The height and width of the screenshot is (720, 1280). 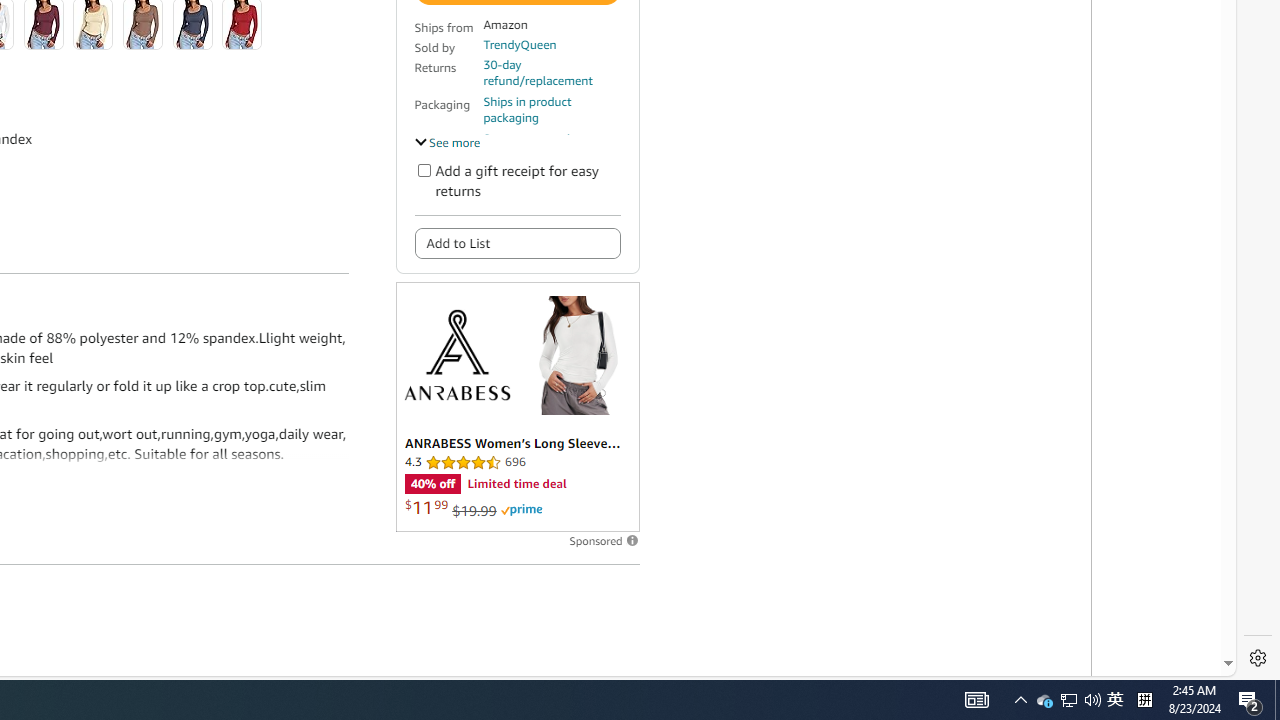 I want to click on '30-day refund/replacement', so click(x=551, y=72).